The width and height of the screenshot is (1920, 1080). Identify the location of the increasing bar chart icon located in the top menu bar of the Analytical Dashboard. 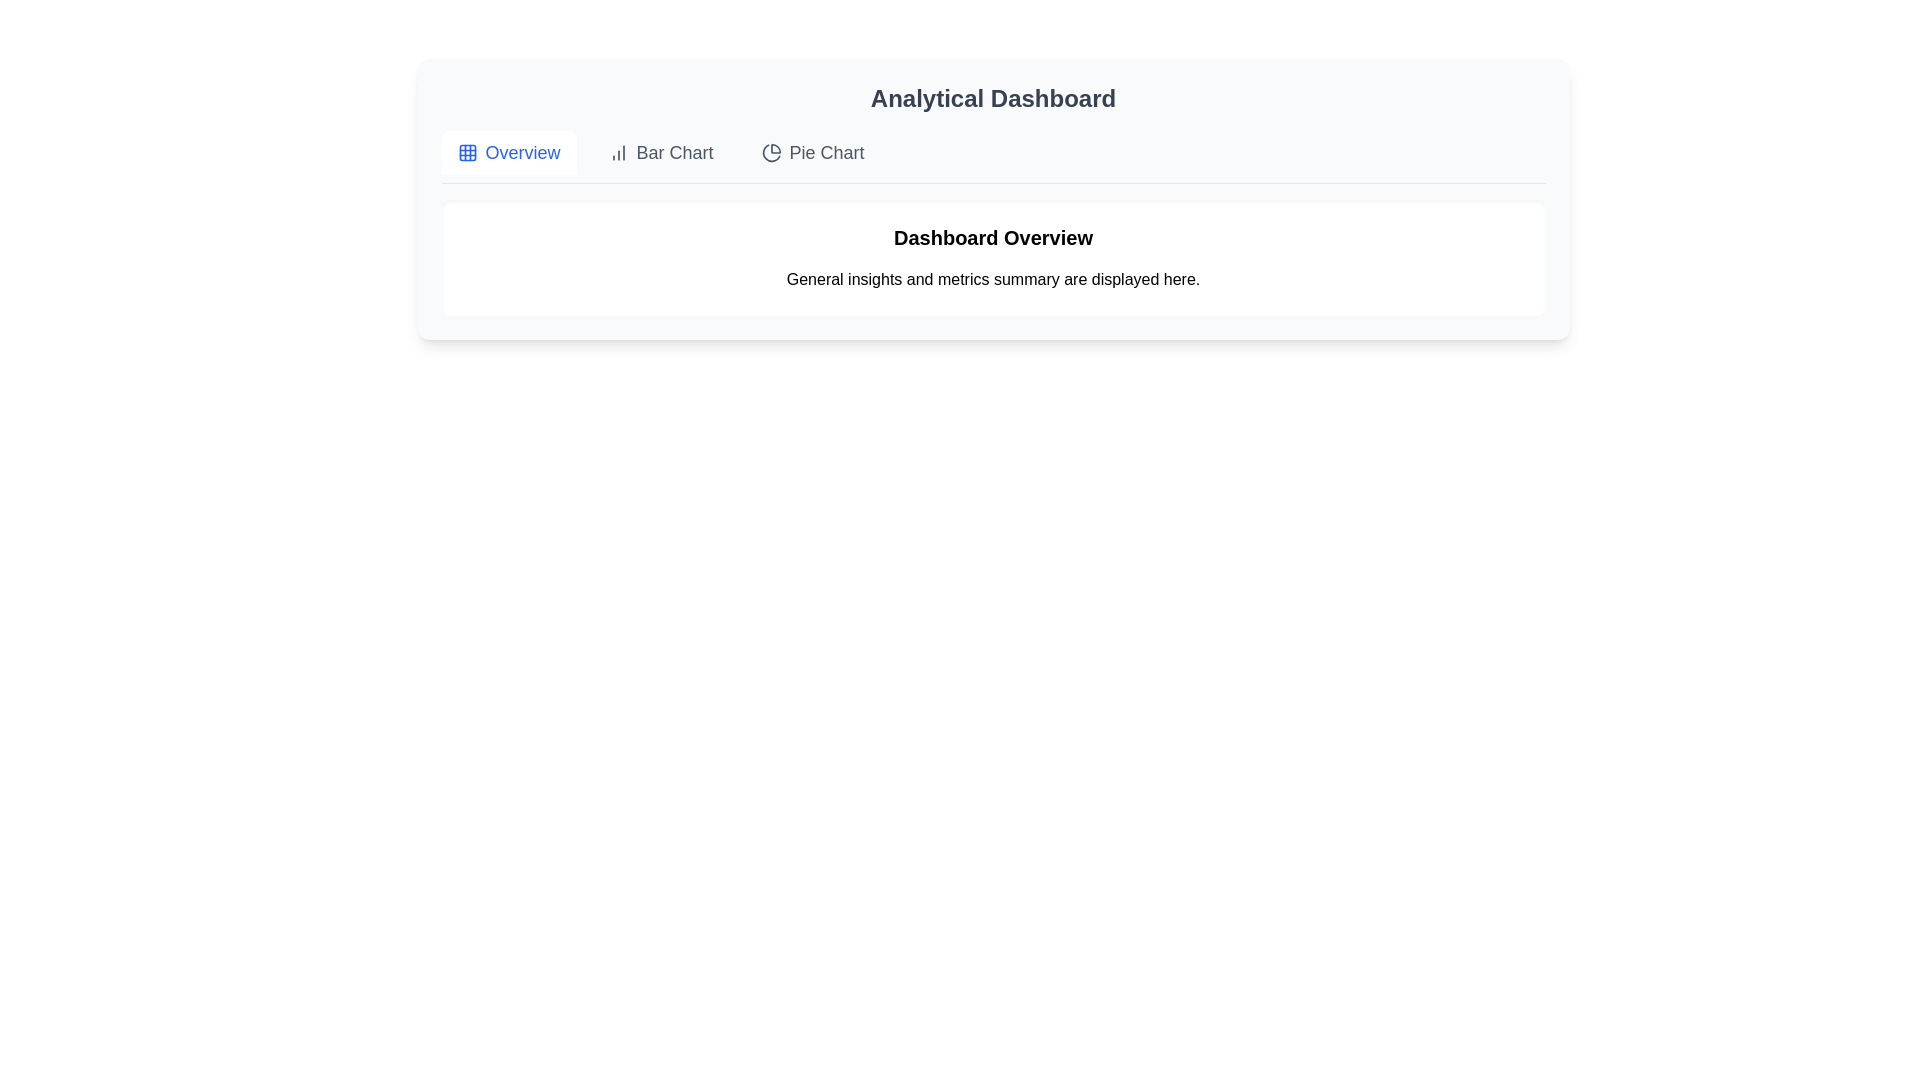
(617, 152).